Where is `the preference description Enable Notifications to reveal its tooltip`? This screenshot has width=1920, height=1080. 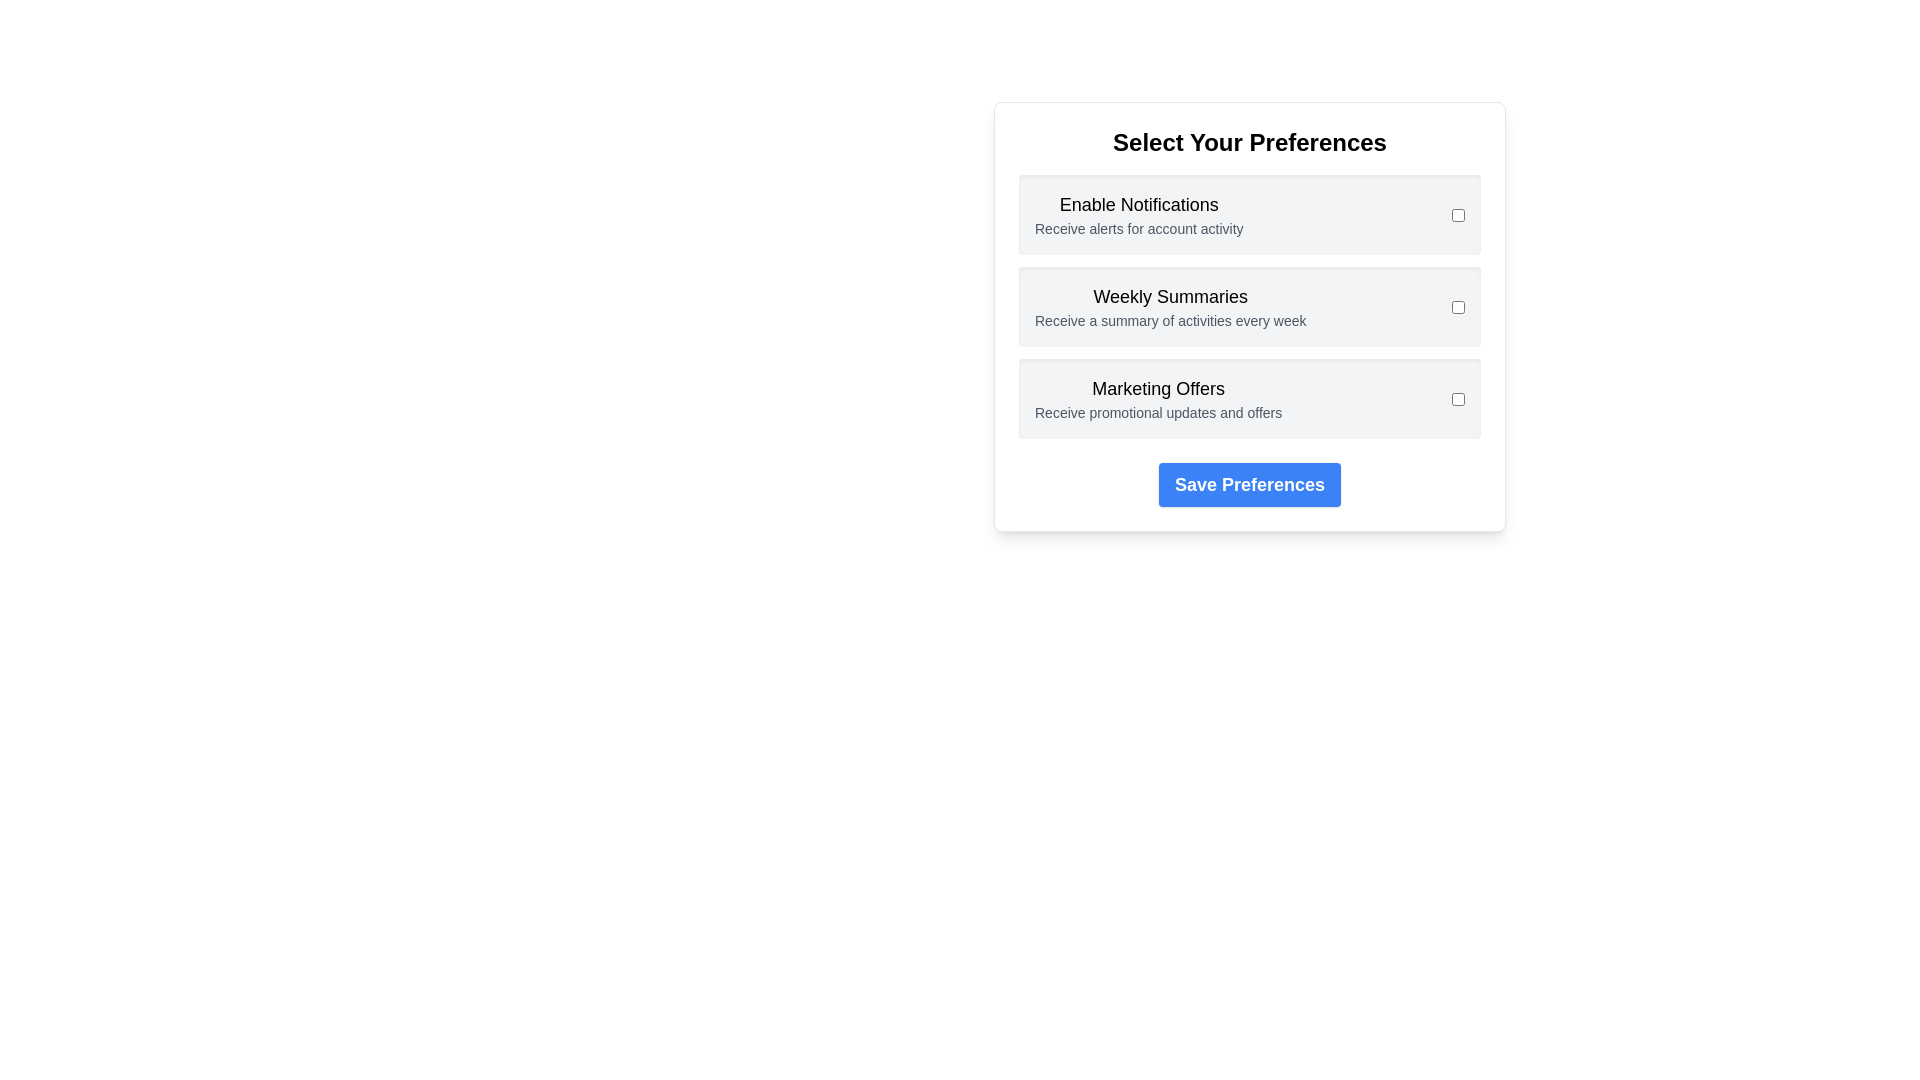
the preference description Enable Notifications to reveal its tooltip is located at coordinates (1139, 227).